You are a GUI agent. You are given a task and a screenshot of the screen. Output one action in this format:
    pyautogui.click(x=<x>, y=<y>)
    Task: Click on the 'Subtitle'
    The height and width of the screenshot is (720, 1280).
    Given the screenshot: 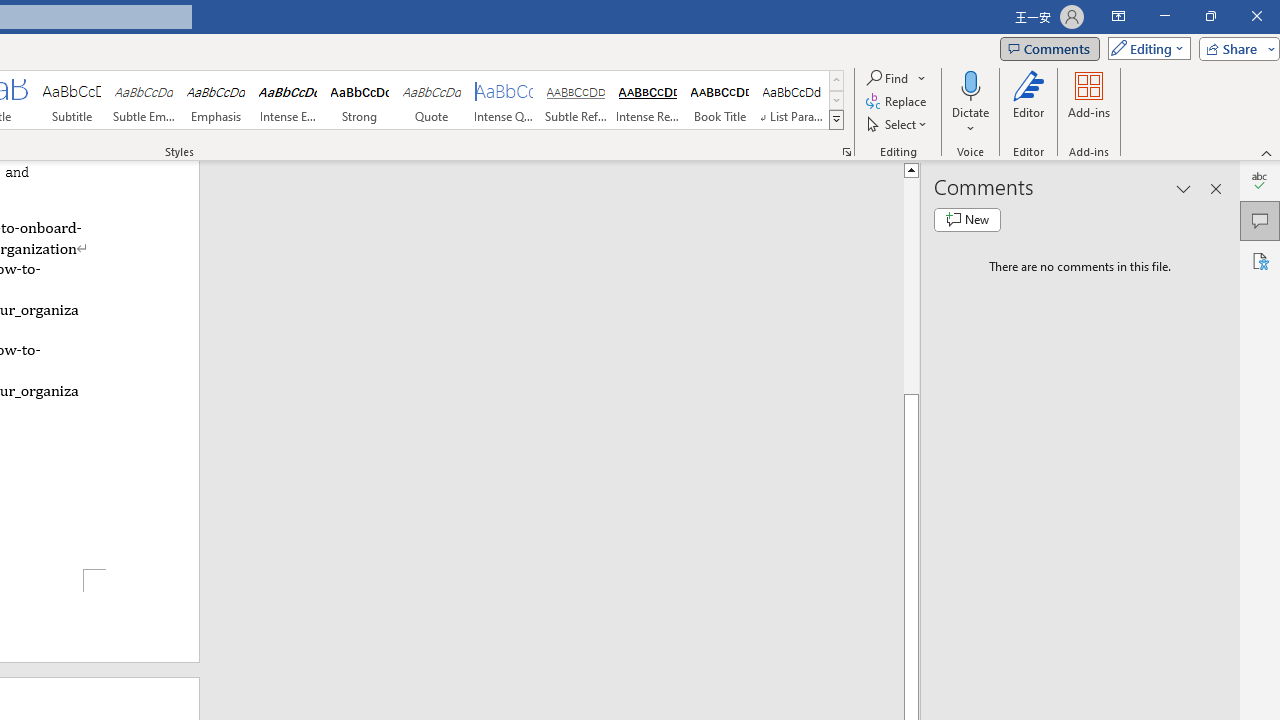 What is the action you would take?
    pyautogui.click(x=71, y=100)
    